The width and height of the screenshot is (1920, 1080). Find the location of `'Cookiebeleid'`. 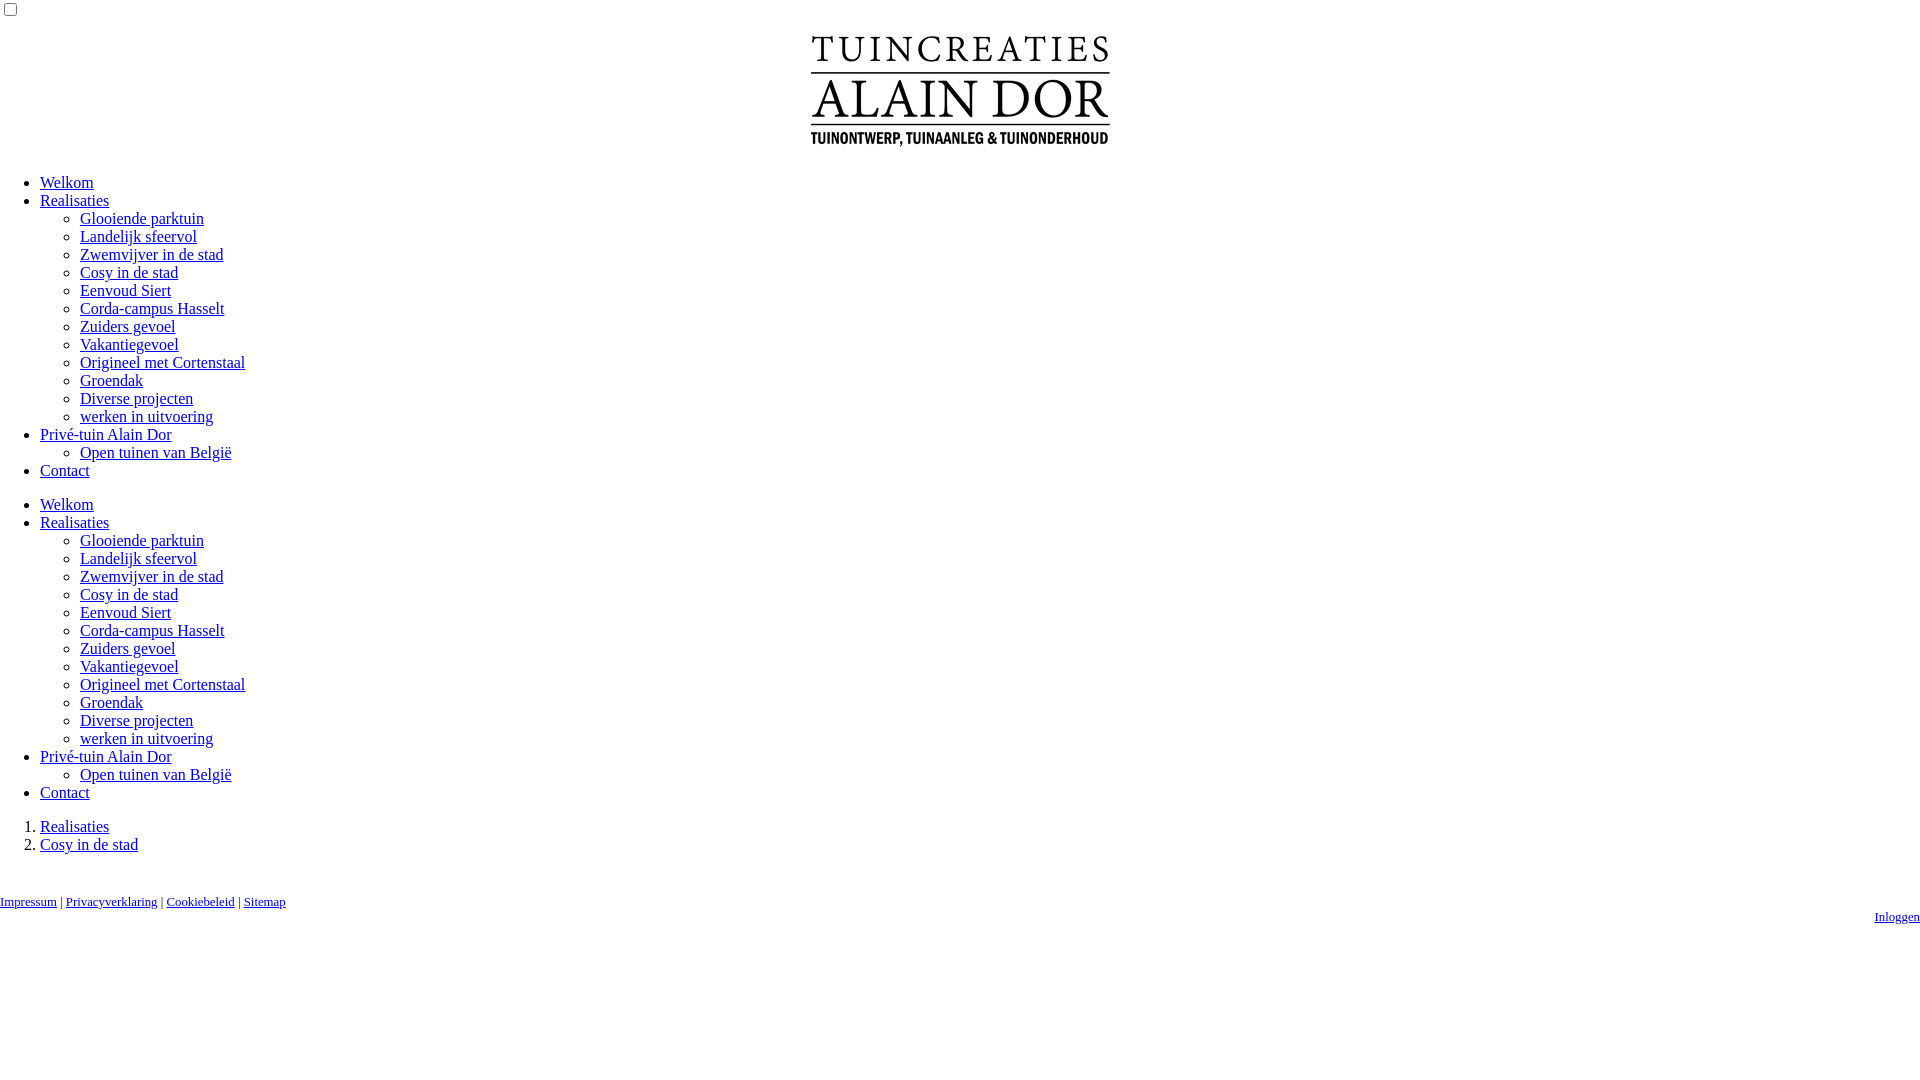

'Cookiebeleid' is located at coordinates (200, 902).